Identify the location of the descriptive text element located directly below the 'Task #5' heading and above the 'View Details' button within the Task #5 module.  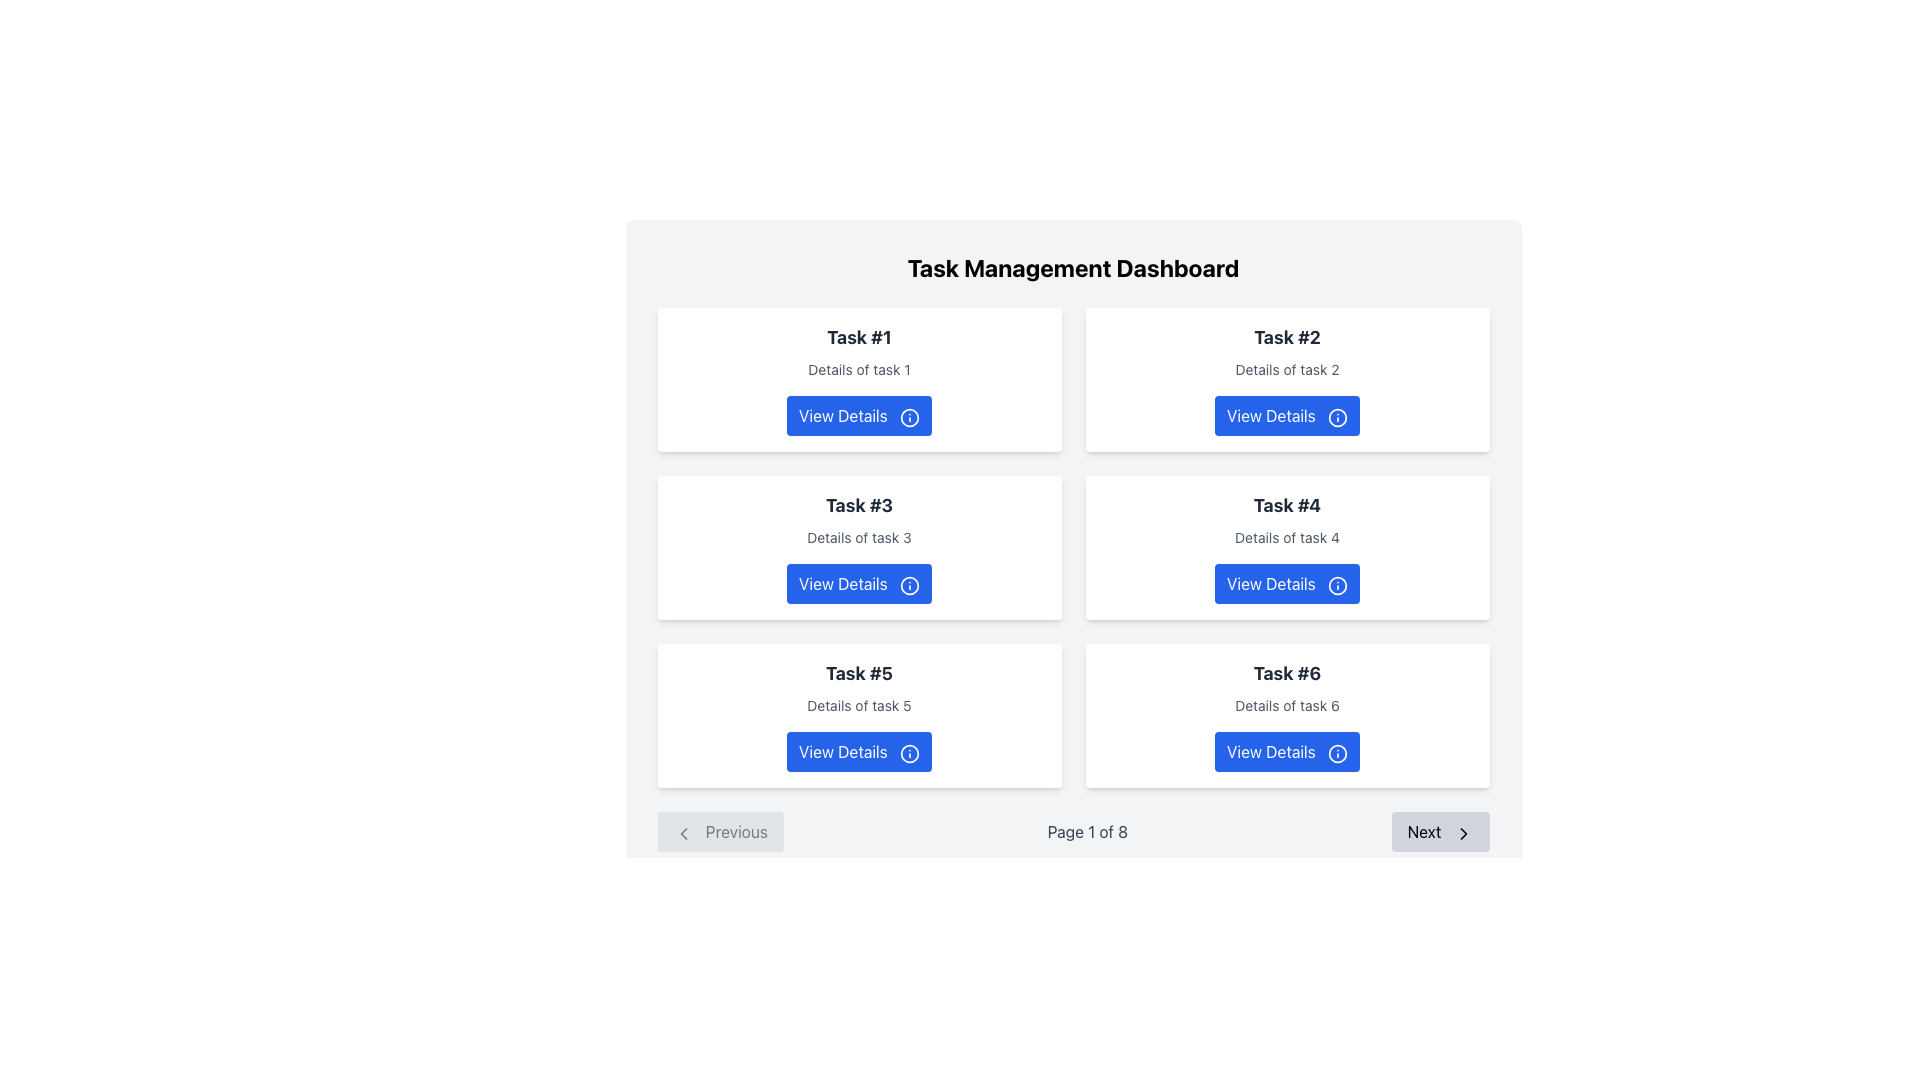
(859, 704).